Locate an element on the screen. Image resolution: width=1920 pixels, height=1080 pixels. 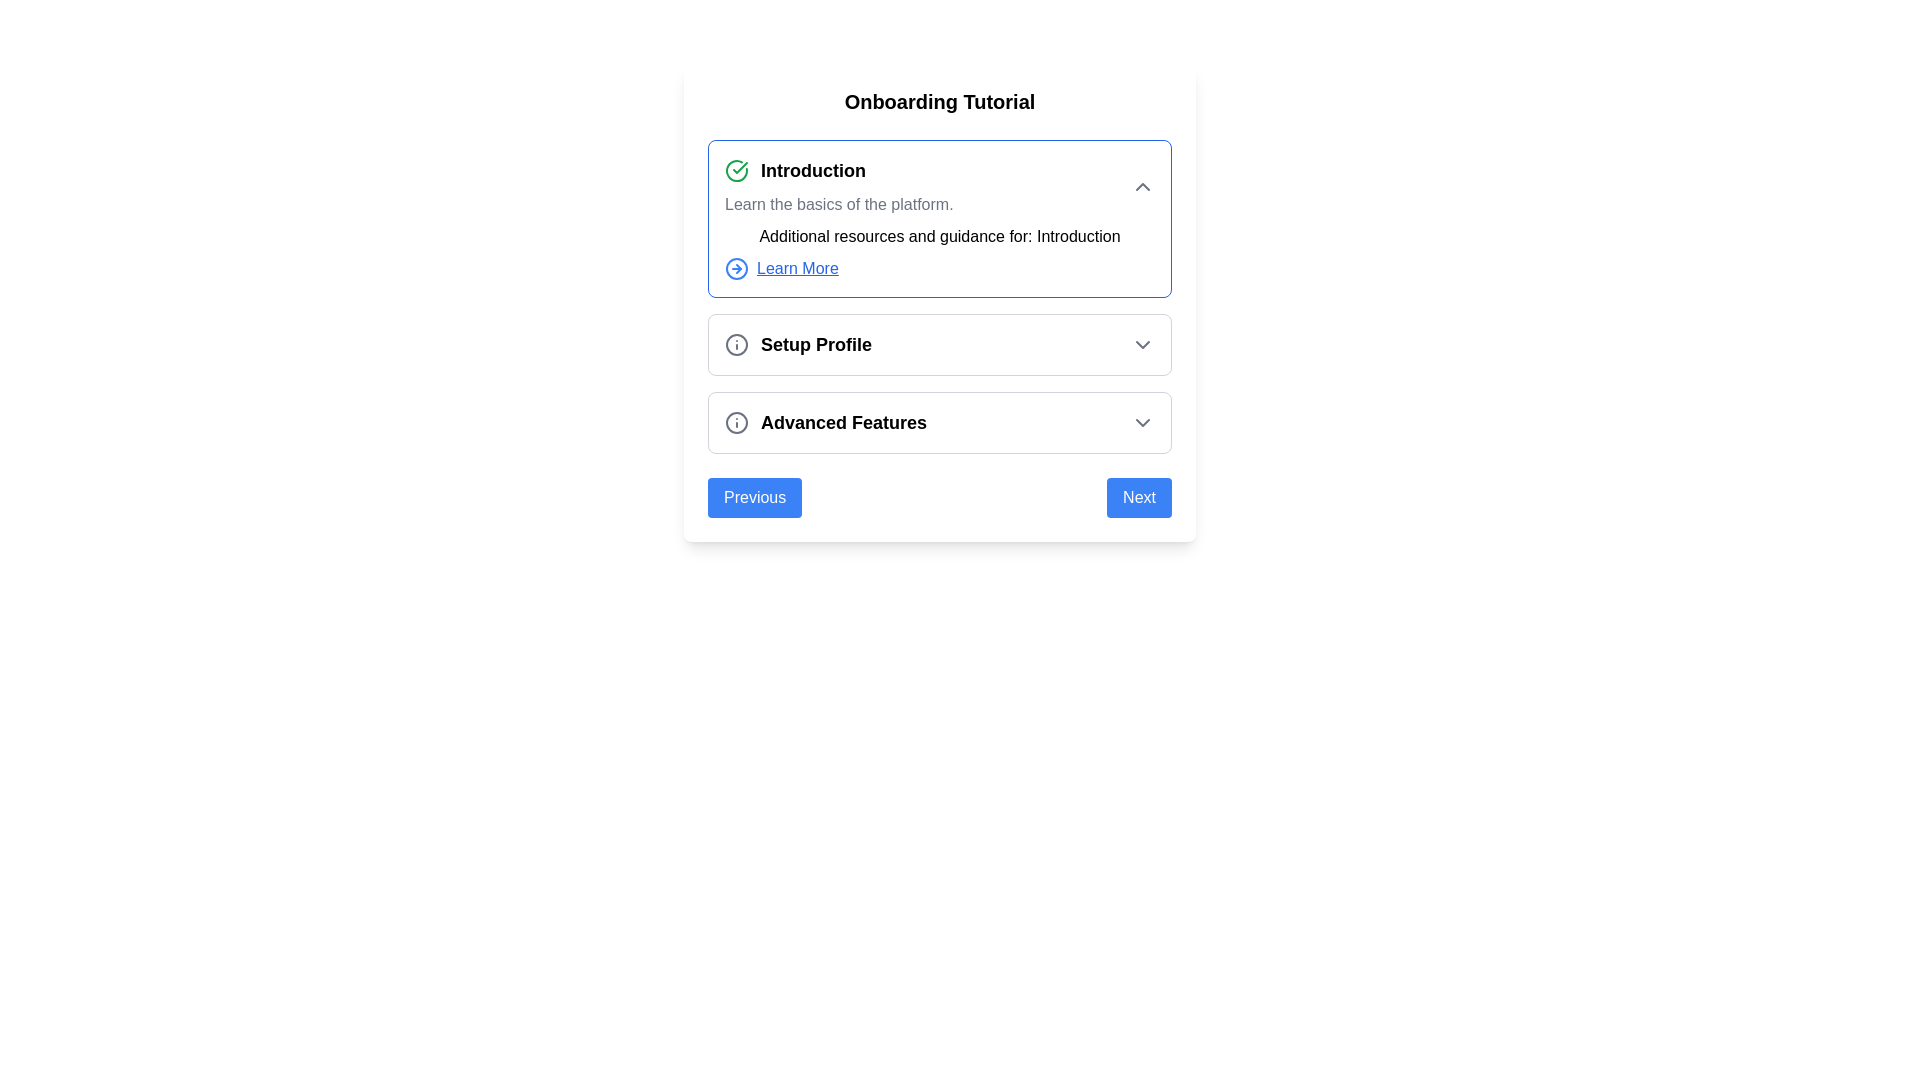
the 'Previous' button located in the bottom left of the main content area is located at coordinates (753, 496).